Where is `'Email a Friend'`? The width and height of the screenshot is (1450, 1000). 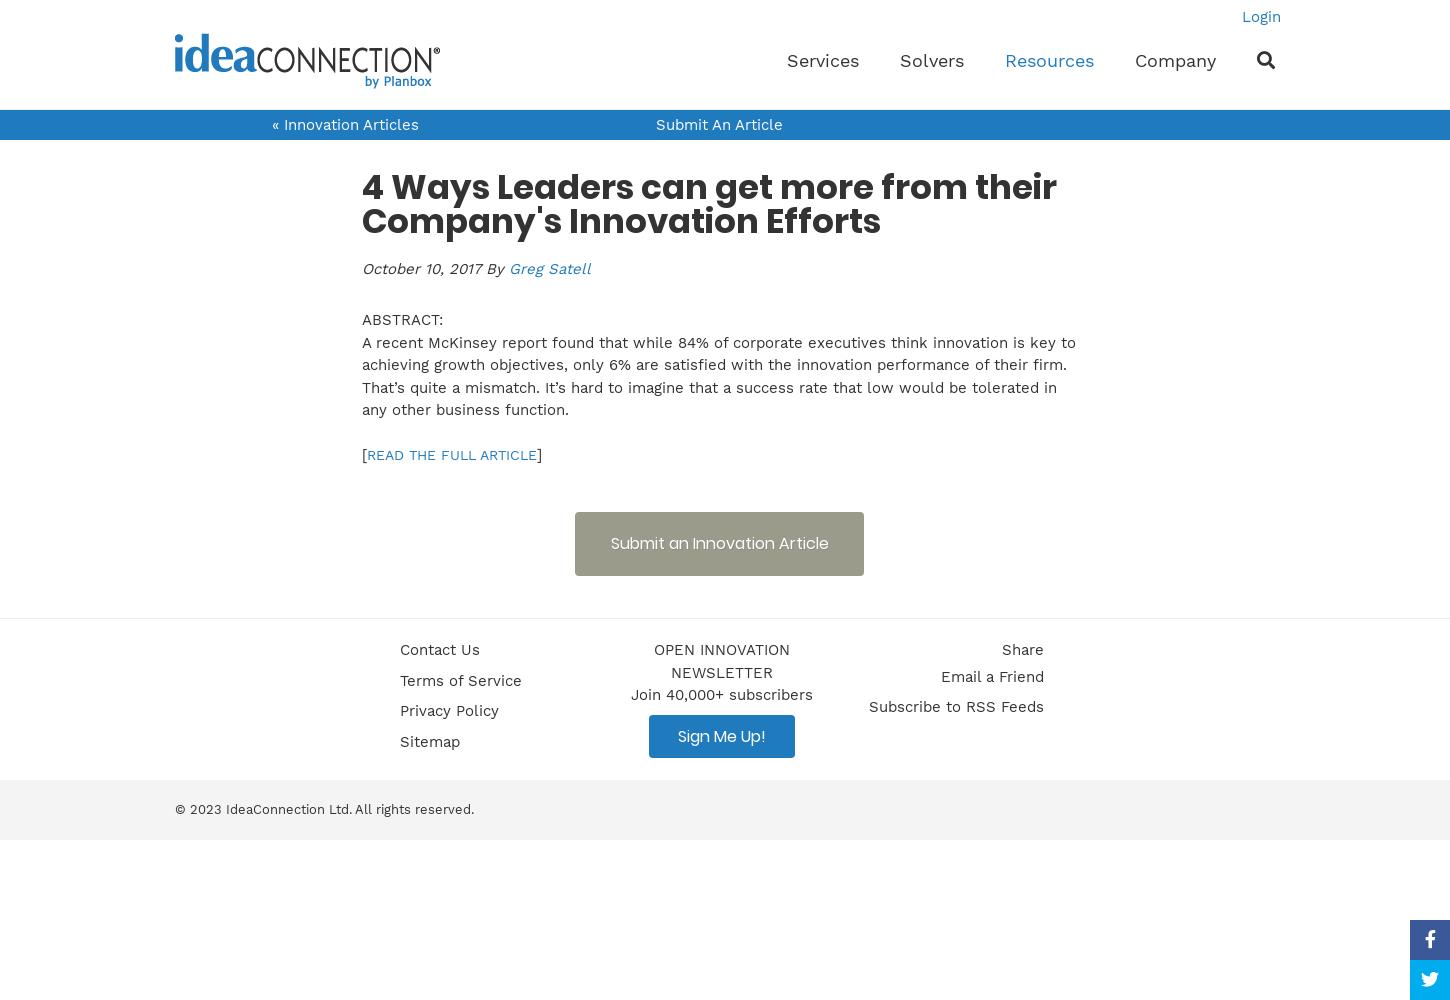 'Email a Friend' is located at coordinates (991, 676).